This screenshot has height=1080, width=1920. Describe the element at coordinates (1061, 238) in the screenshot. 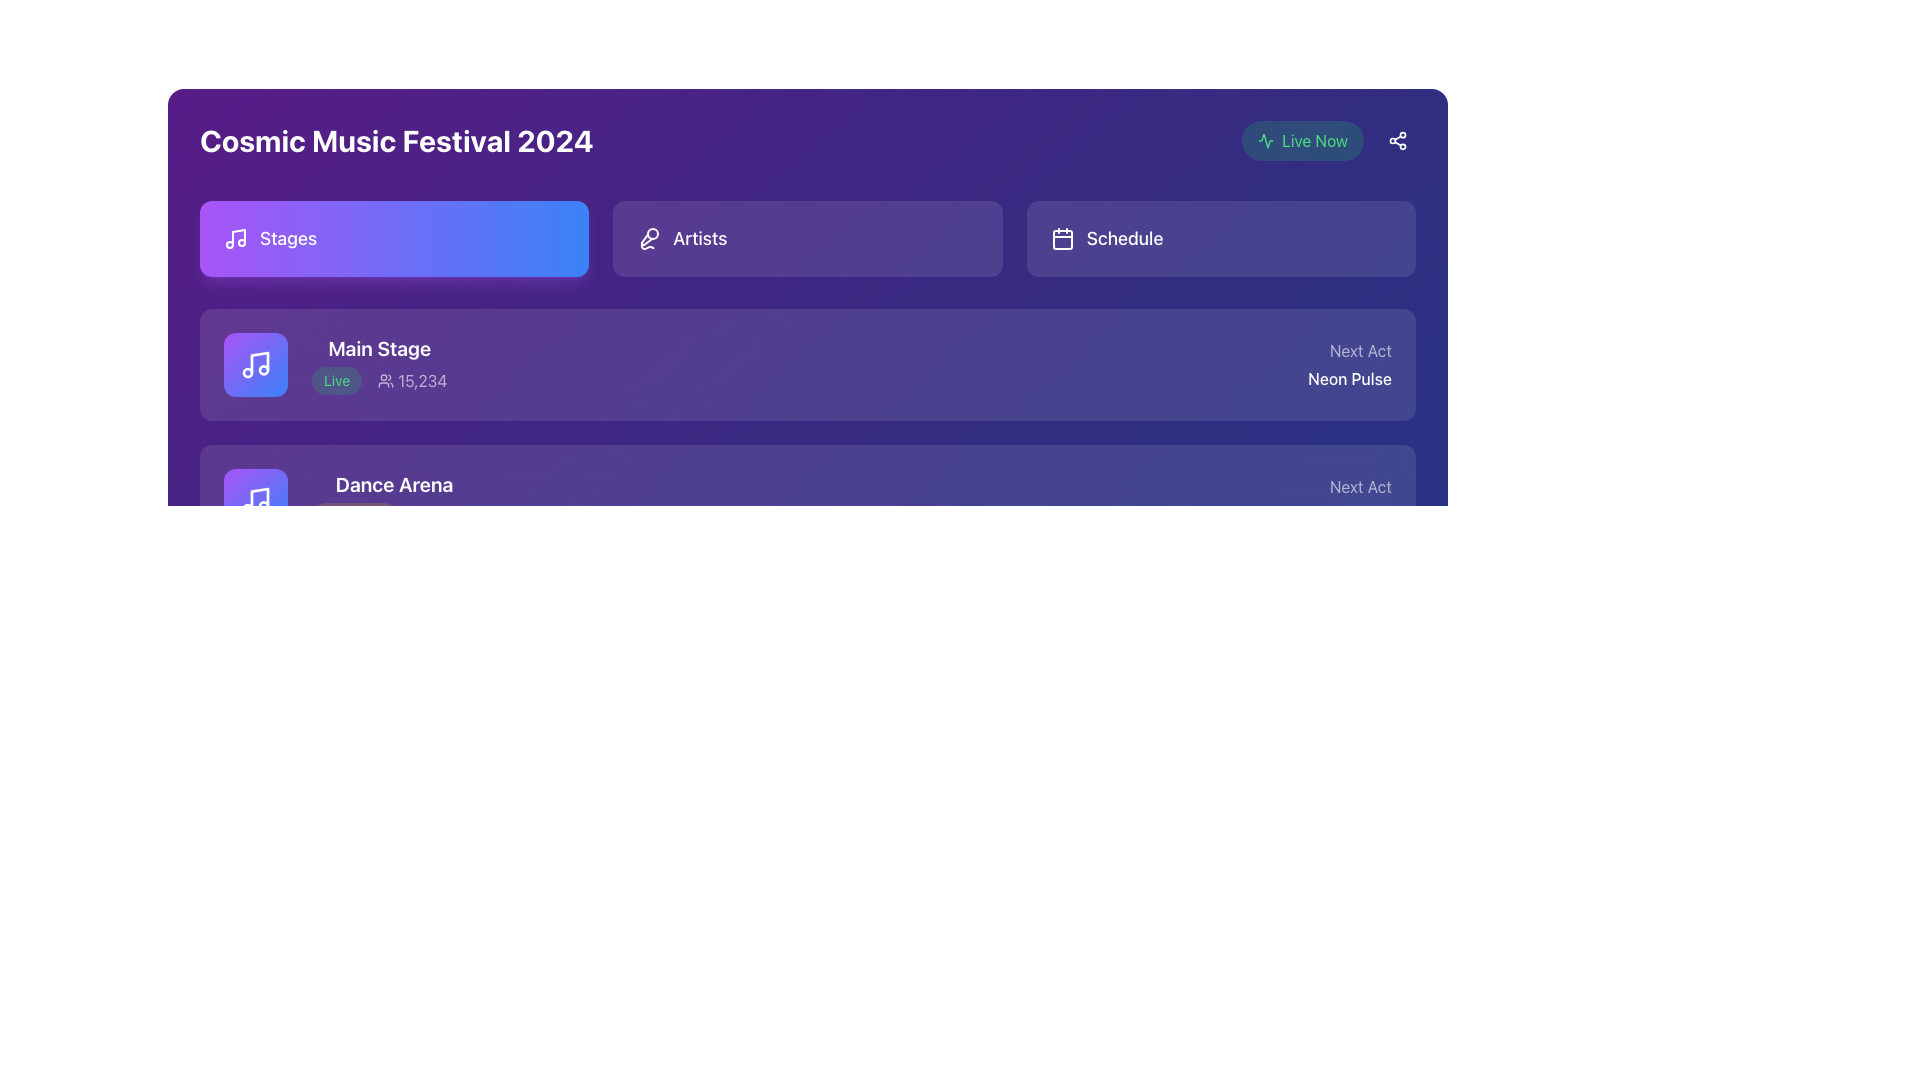

I see `the calendar icon with a white stroke on a purple background, located in the navigation bar next to the 'Schedule' label` at that location.